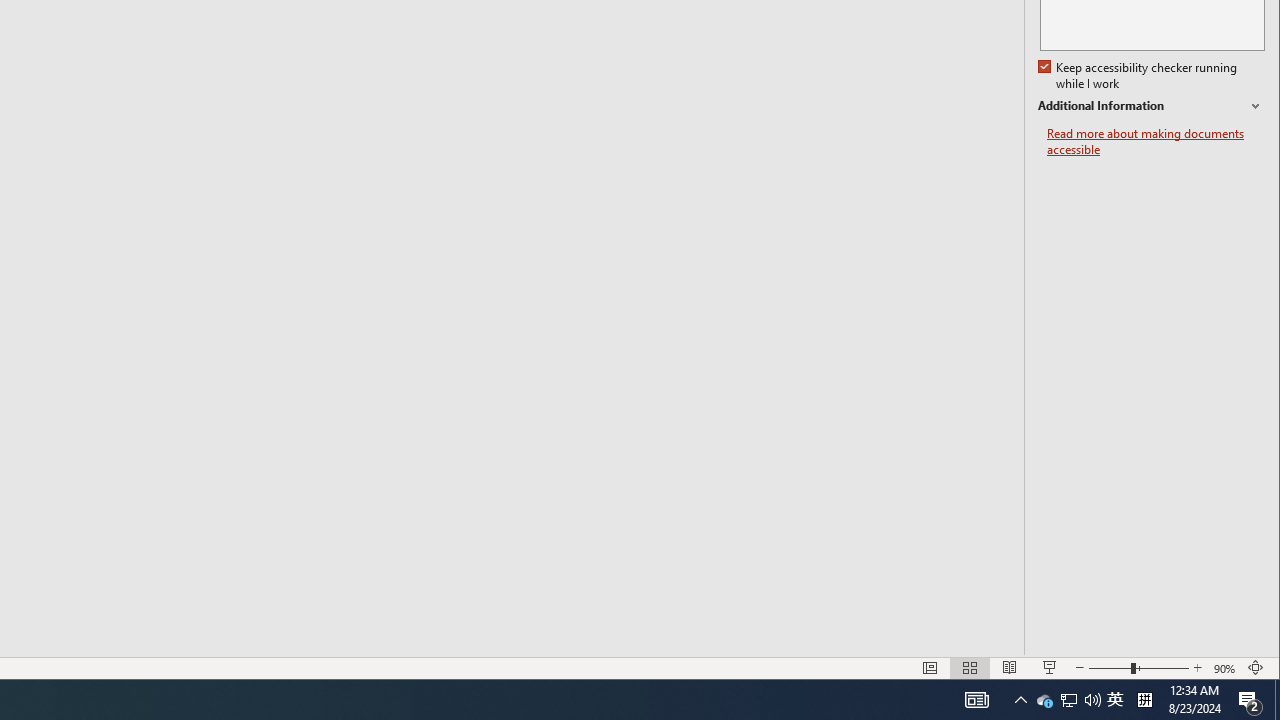 Image resolution: width=1280 pixels, height=720 pixels. Describe the element at coordinates (1224, 668) in the screenshot. I see `'Zoom 90%'` at that location.